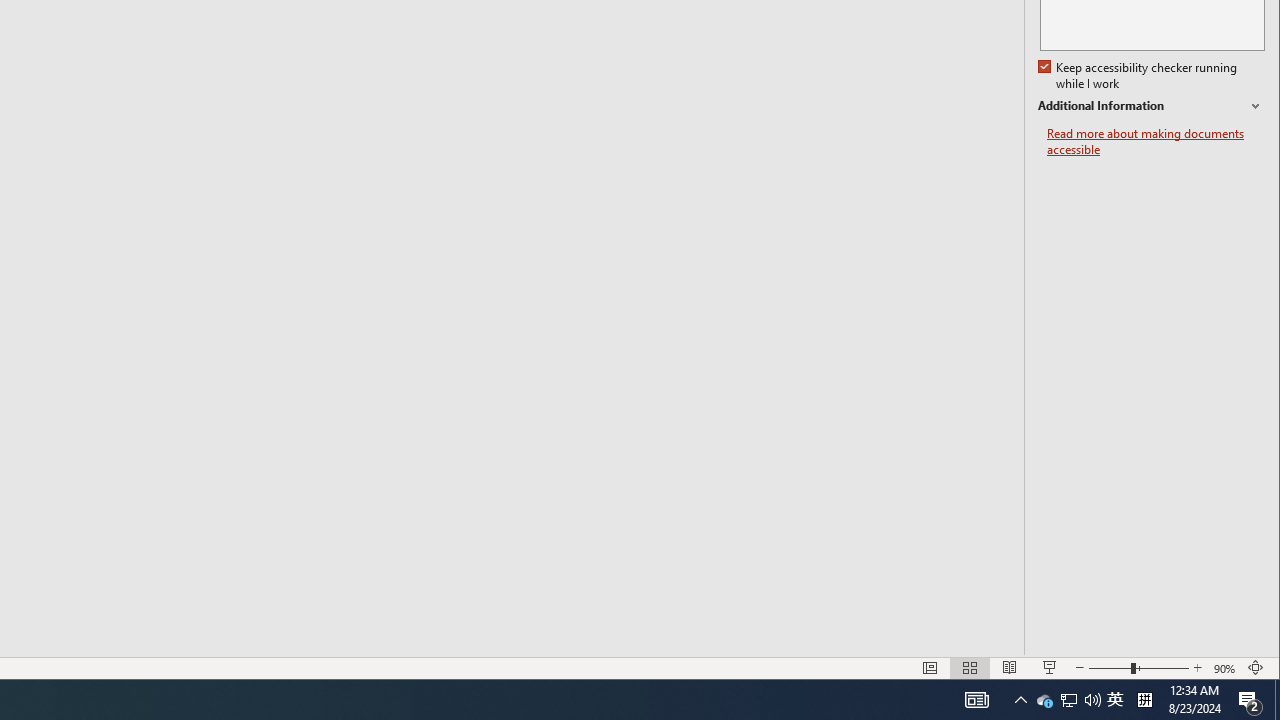 Image resolution: width=1280 pixels, height=720 pixels. Describe the element at coordinates (1224, 668) in the screenshot. I see `'Zoom 90%'` at that location.